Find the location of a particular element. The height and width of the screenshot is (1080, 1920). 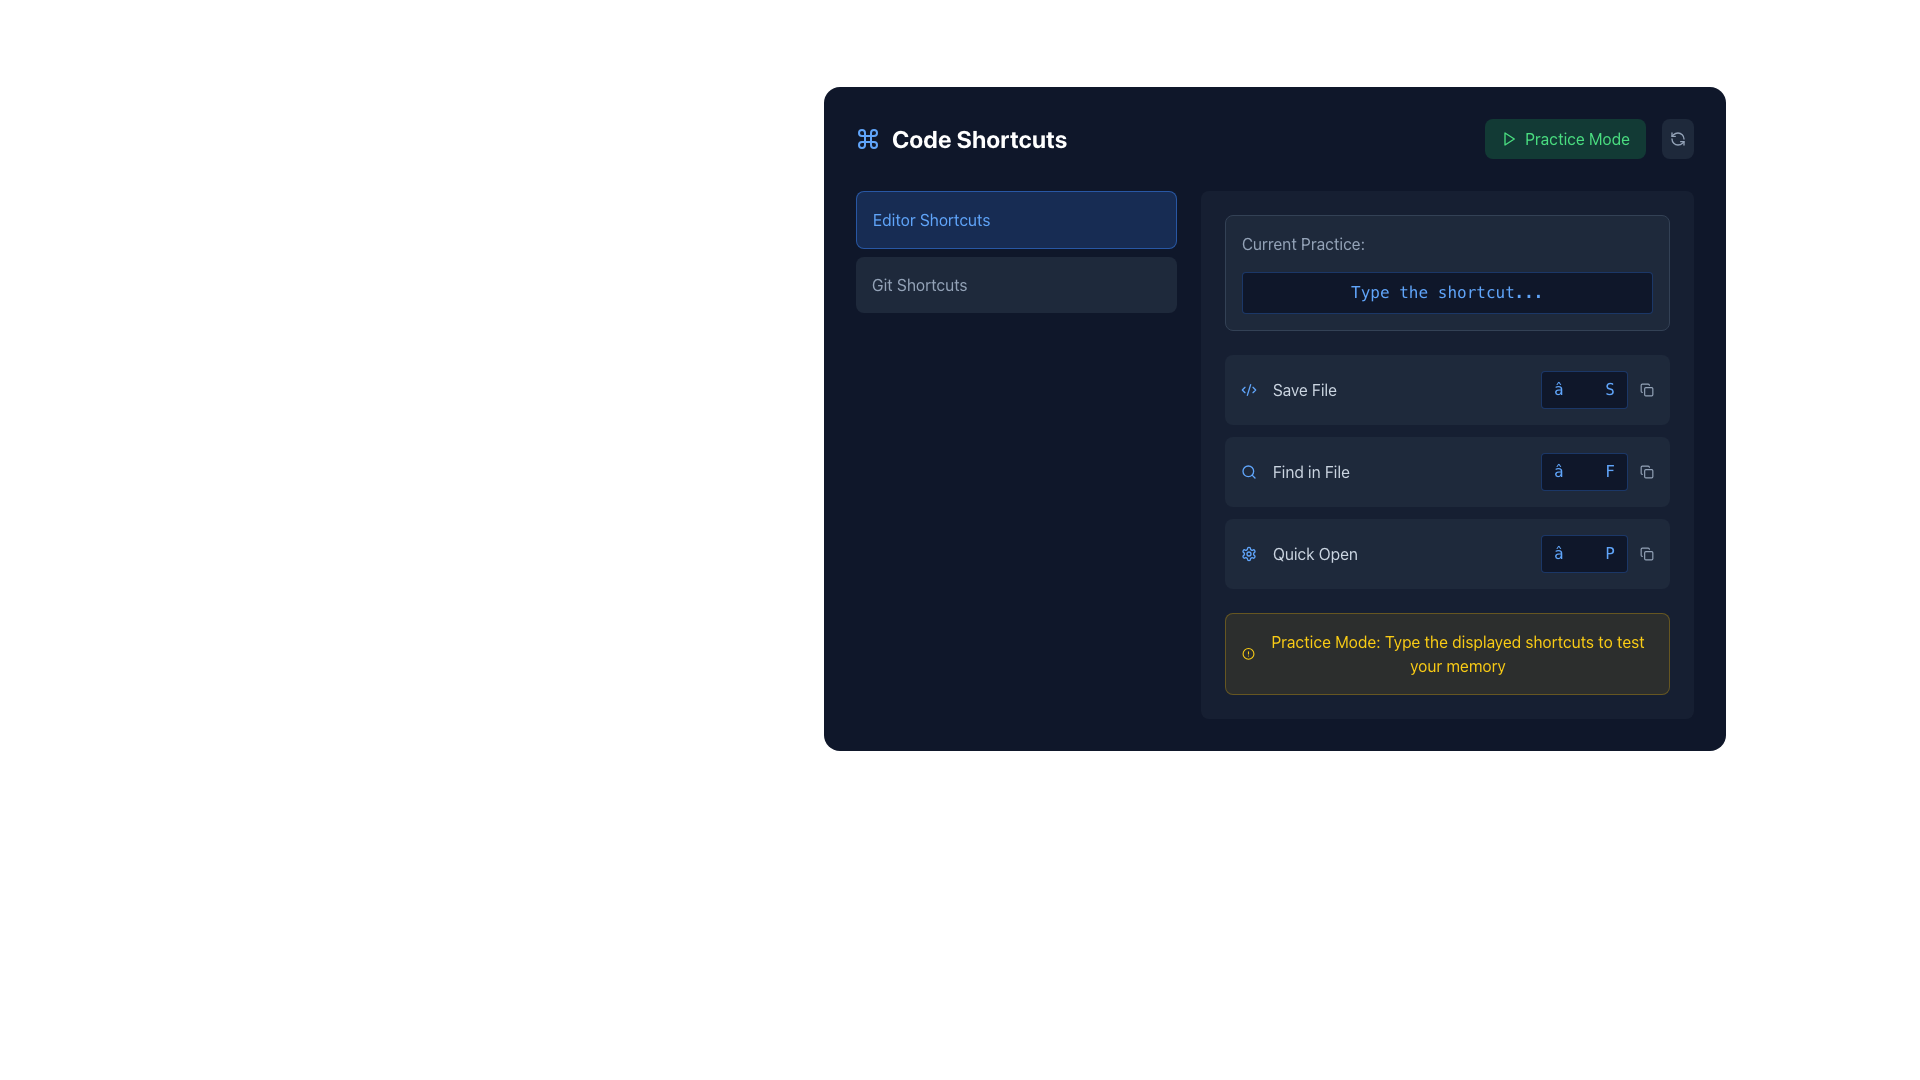

the Keyboard Shortcut Label indicating '⌘' and 'P', which is the third item in the vertical list under 'Quick Open' is located at coordinates (1596, 554).